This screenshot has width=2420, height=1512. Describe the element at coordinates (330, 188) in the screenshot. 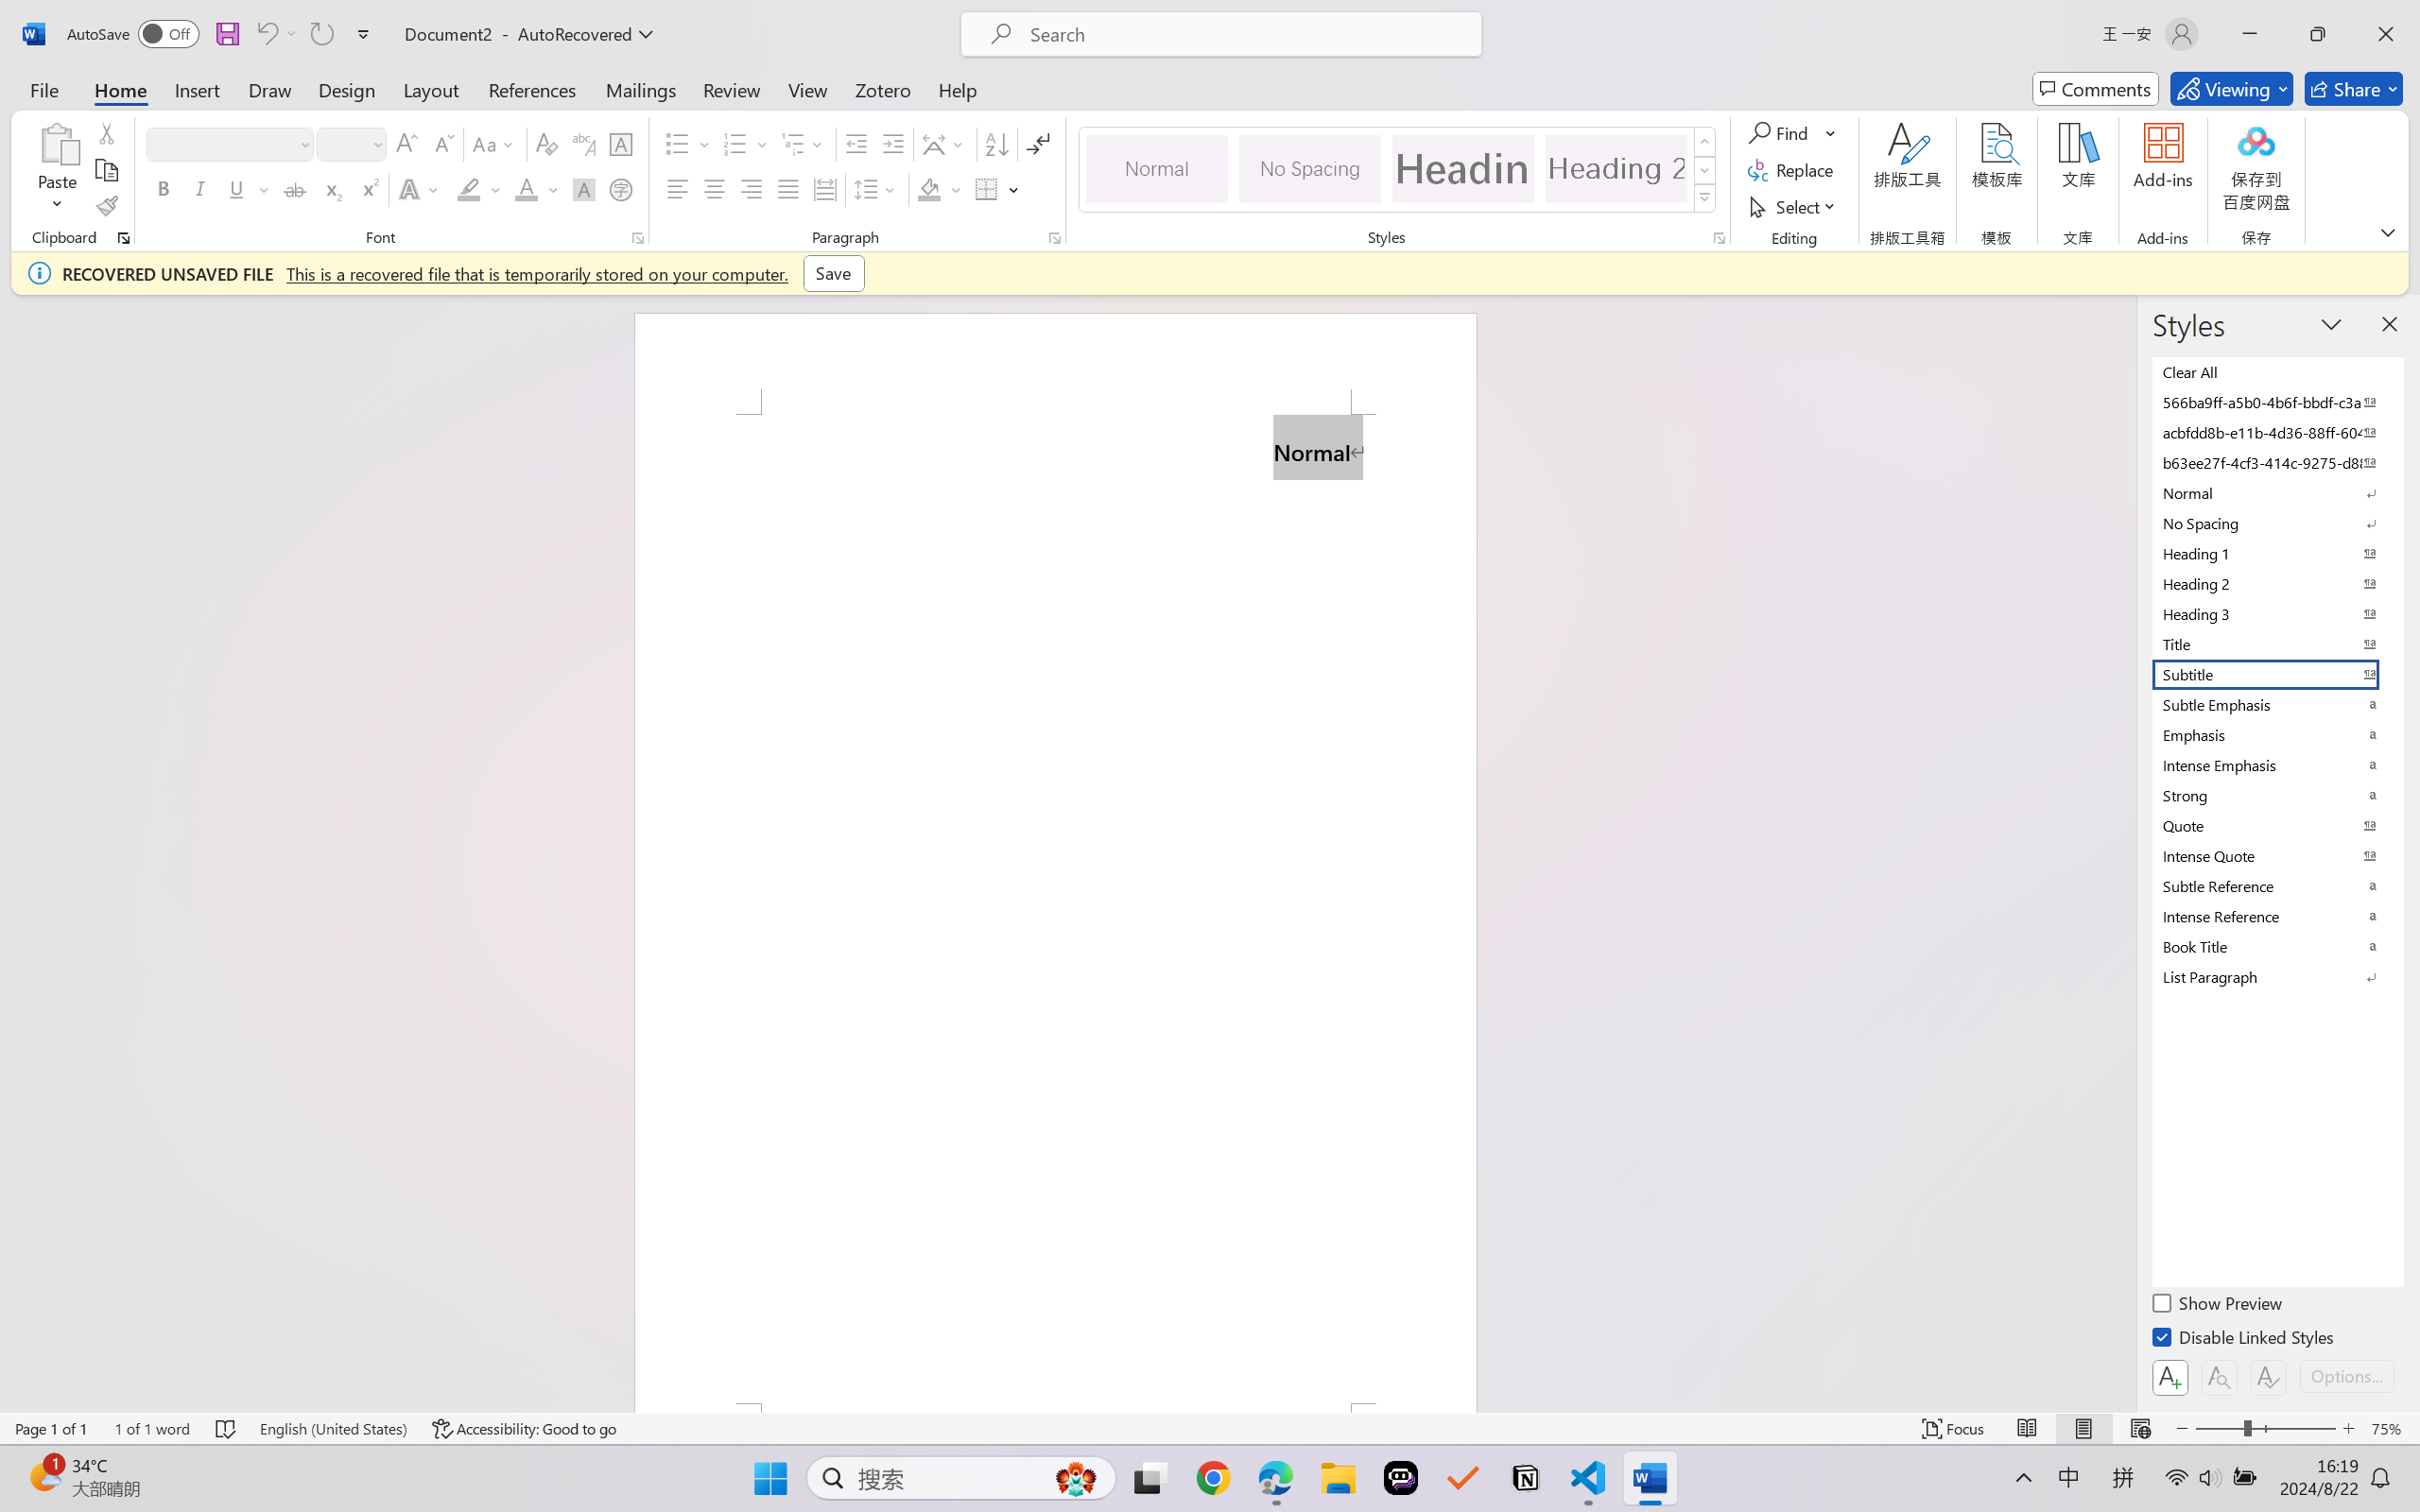

I see `'Subscript'` at that location.